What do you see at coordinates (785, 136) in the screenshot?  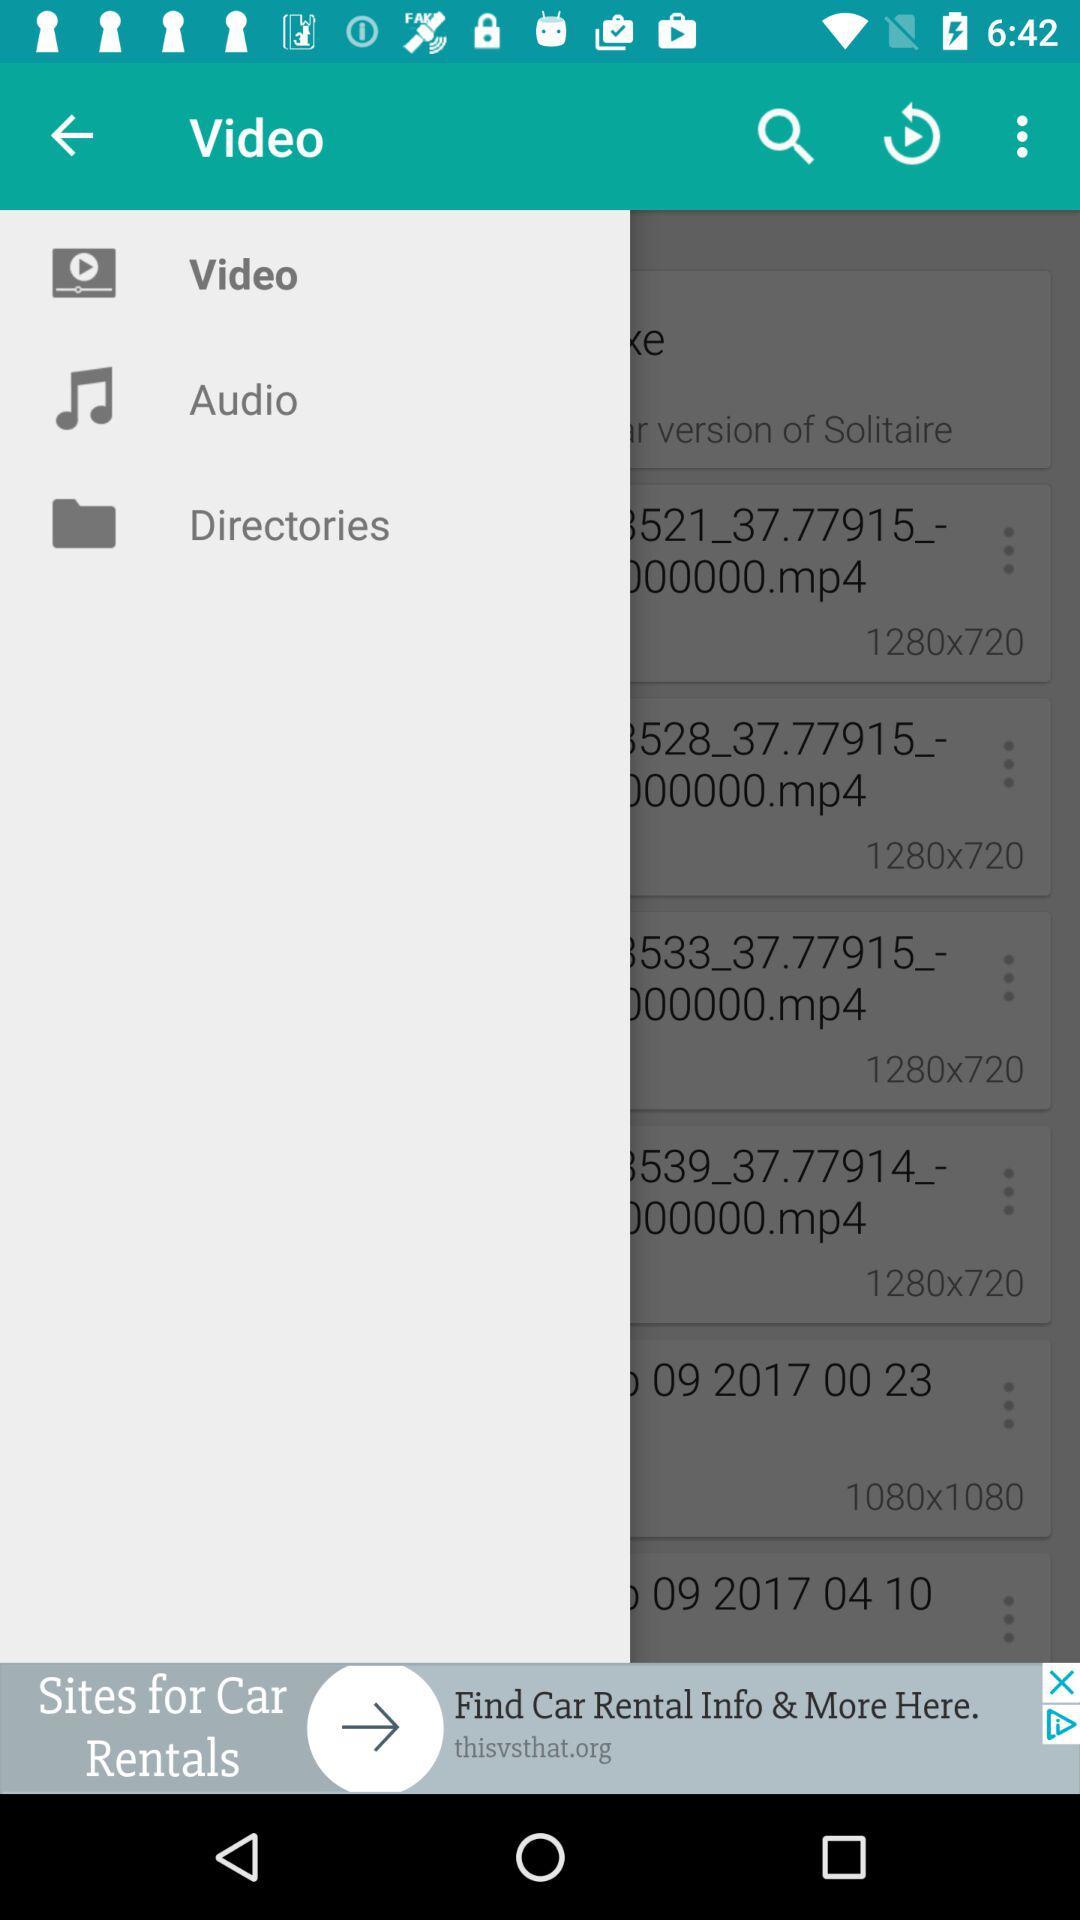 I see `the search icon` at bounding box center [785, 136].